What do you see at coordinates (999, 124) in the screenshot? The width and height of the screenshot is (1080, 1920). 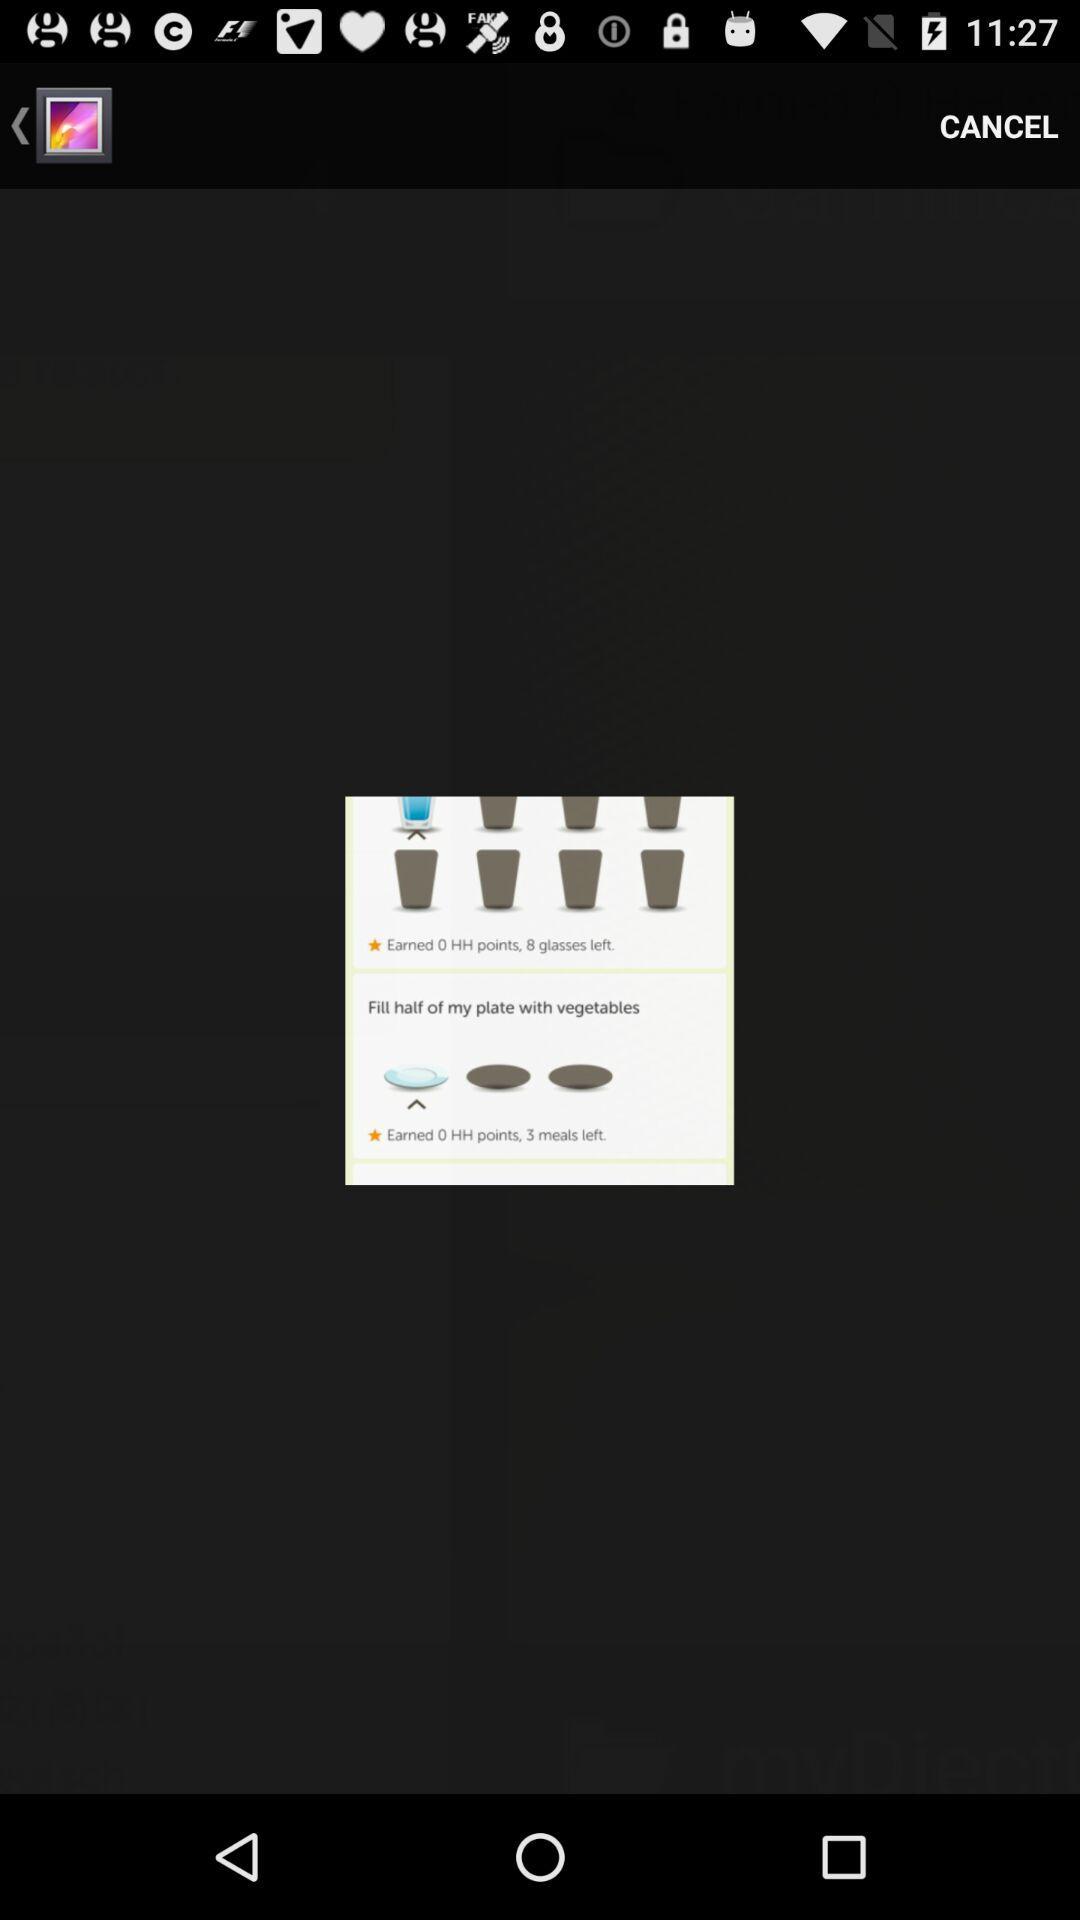 I see `cancel item` at bounding box center [999, 124].